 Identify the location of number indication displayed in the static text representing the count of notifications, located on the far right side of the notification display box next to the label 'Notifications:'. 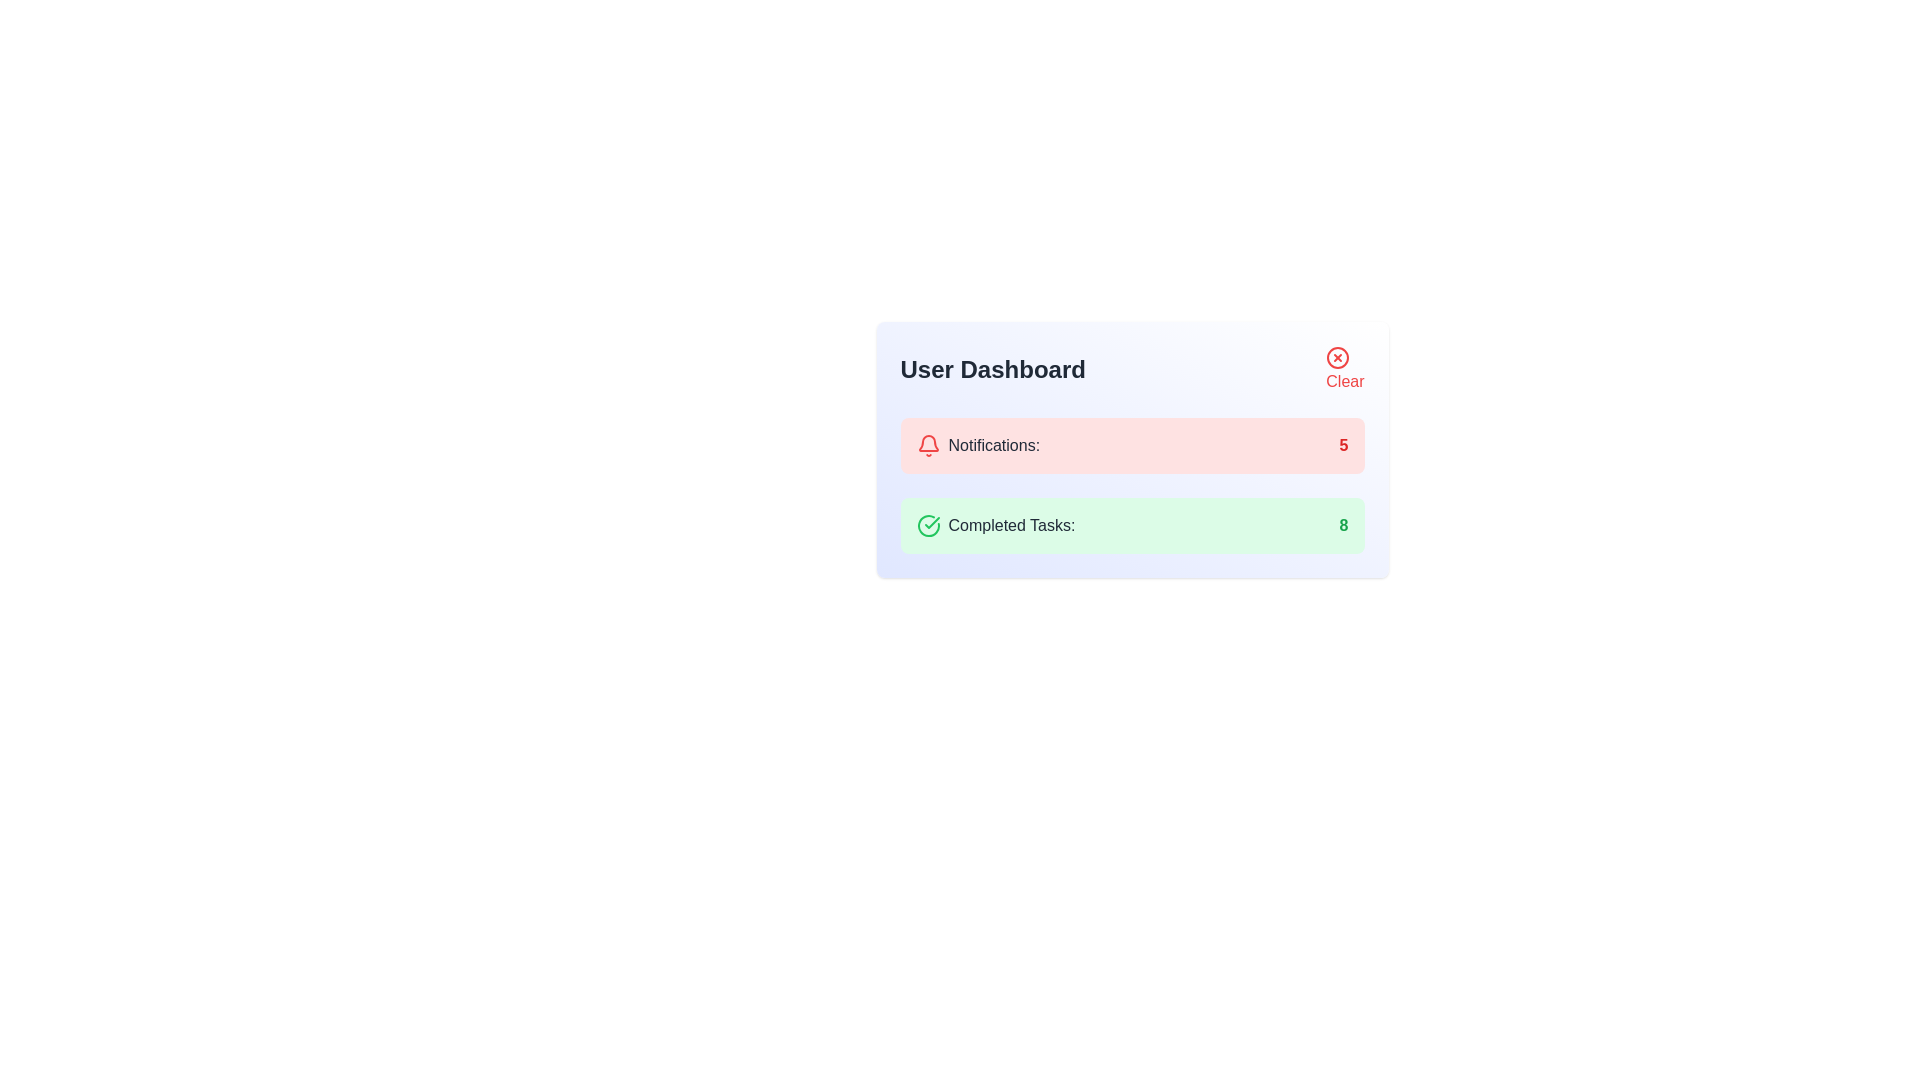
(1344, 445).